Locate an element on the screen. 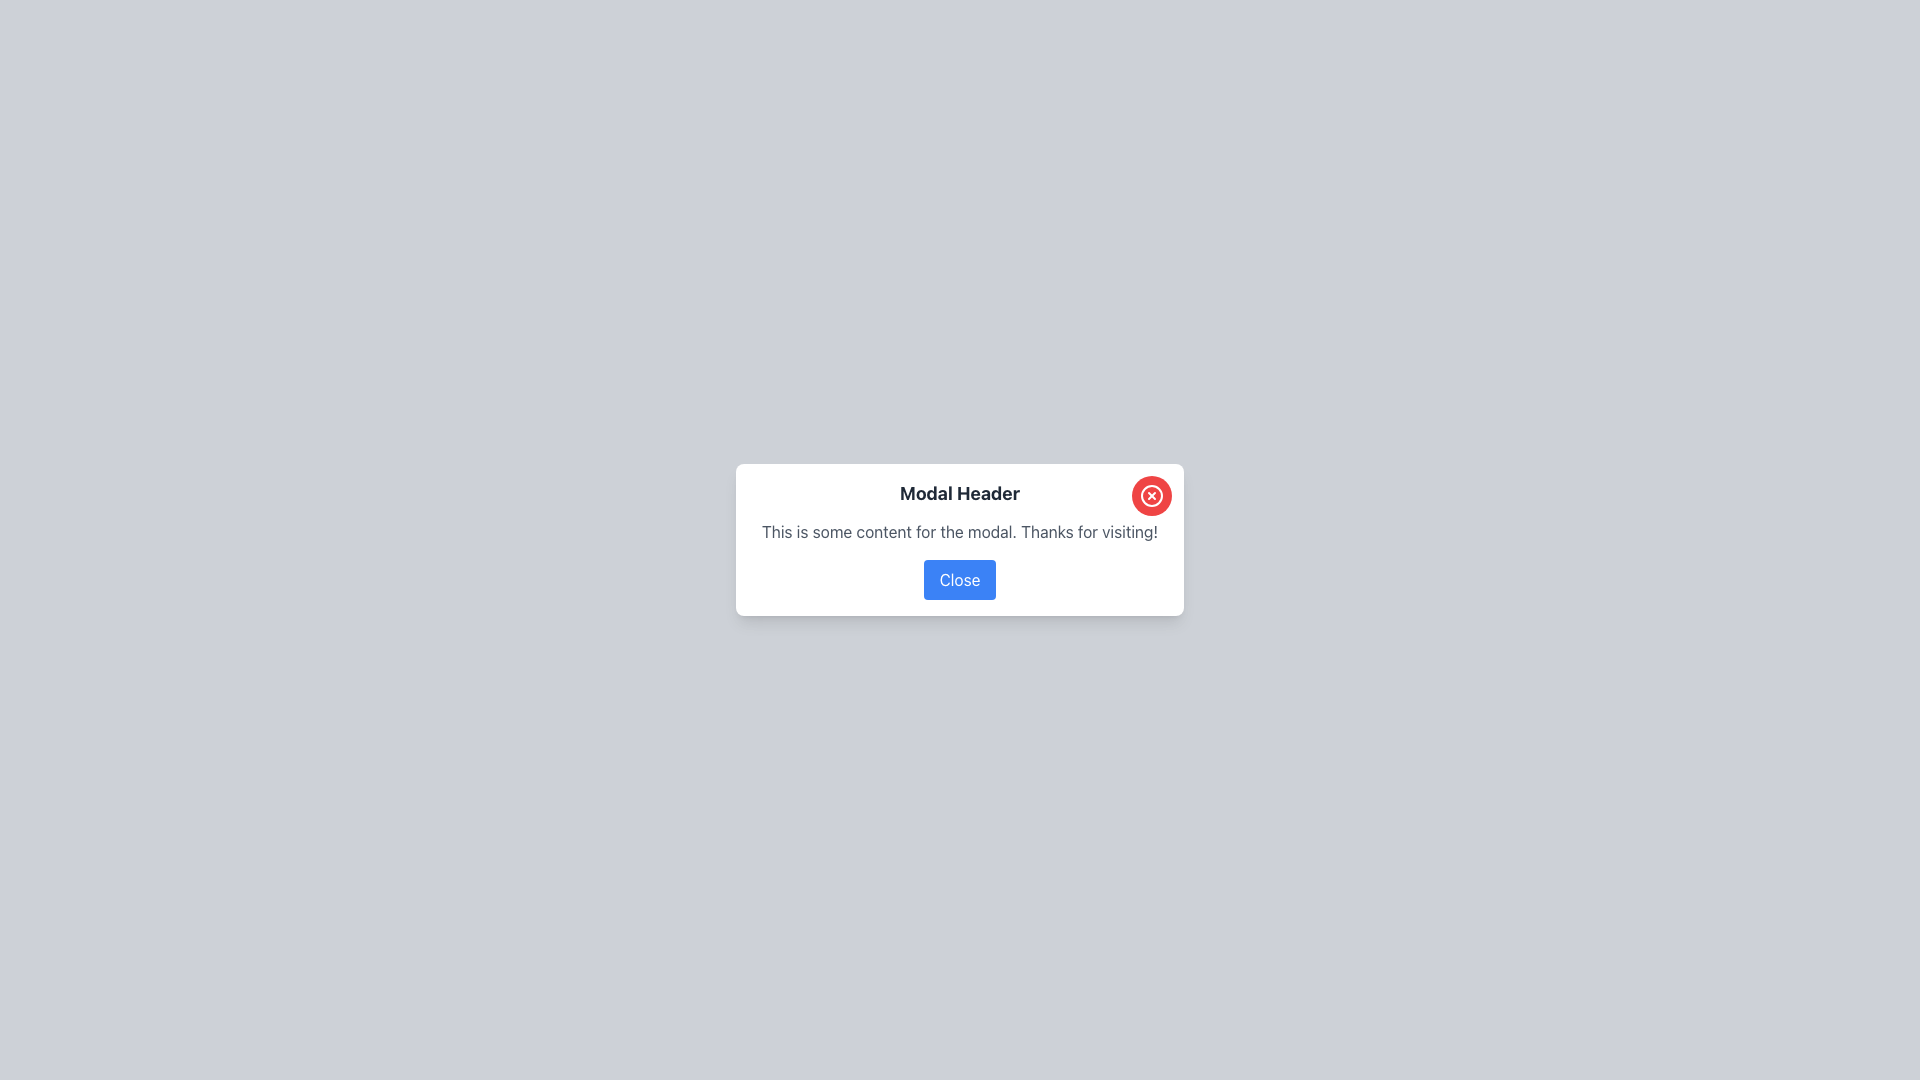 This screenshot has width=1920, height=1080. the red circular SVG icon with a white cross symbol located at the top-right corner of the modal dialog is located at coordinates (1152, 495).